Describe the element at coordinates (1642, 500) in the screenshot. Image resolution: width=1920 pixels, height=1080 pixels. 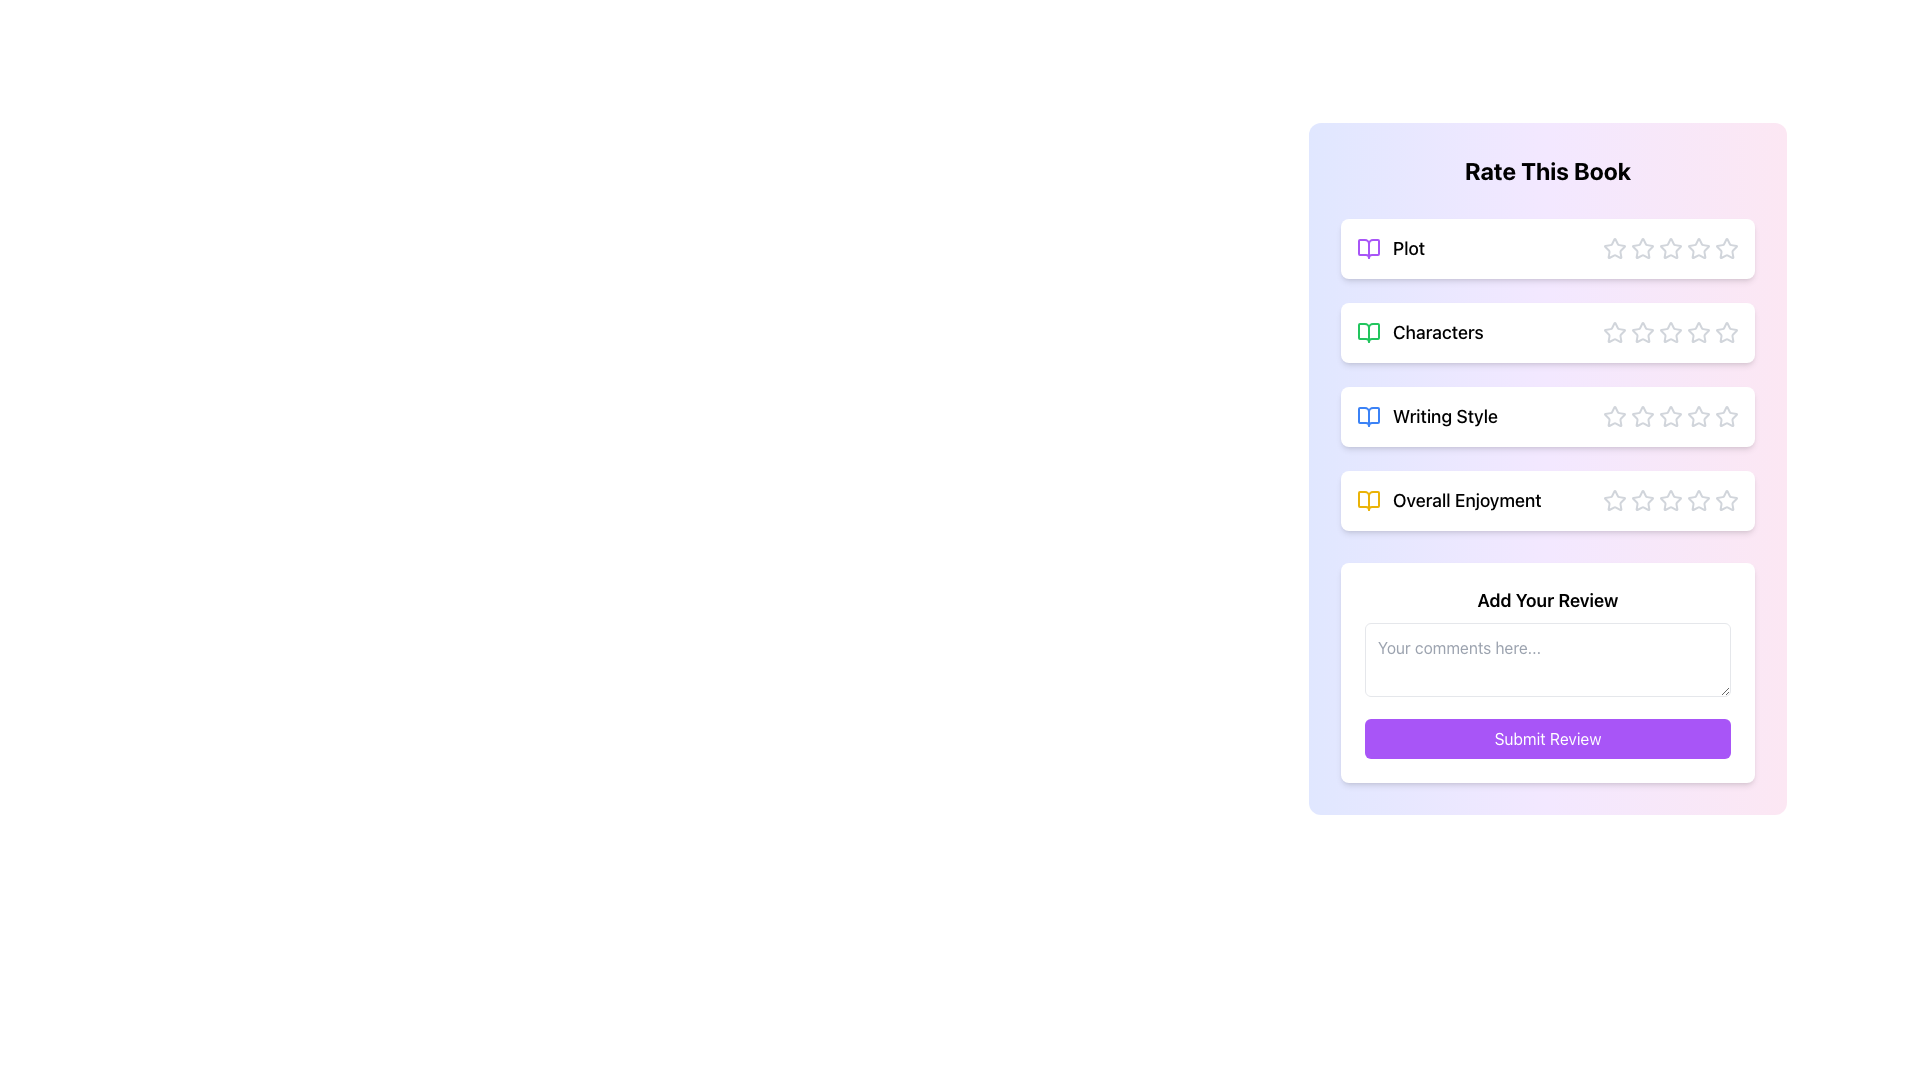
I see `the third Rating Star Icon` at that location.